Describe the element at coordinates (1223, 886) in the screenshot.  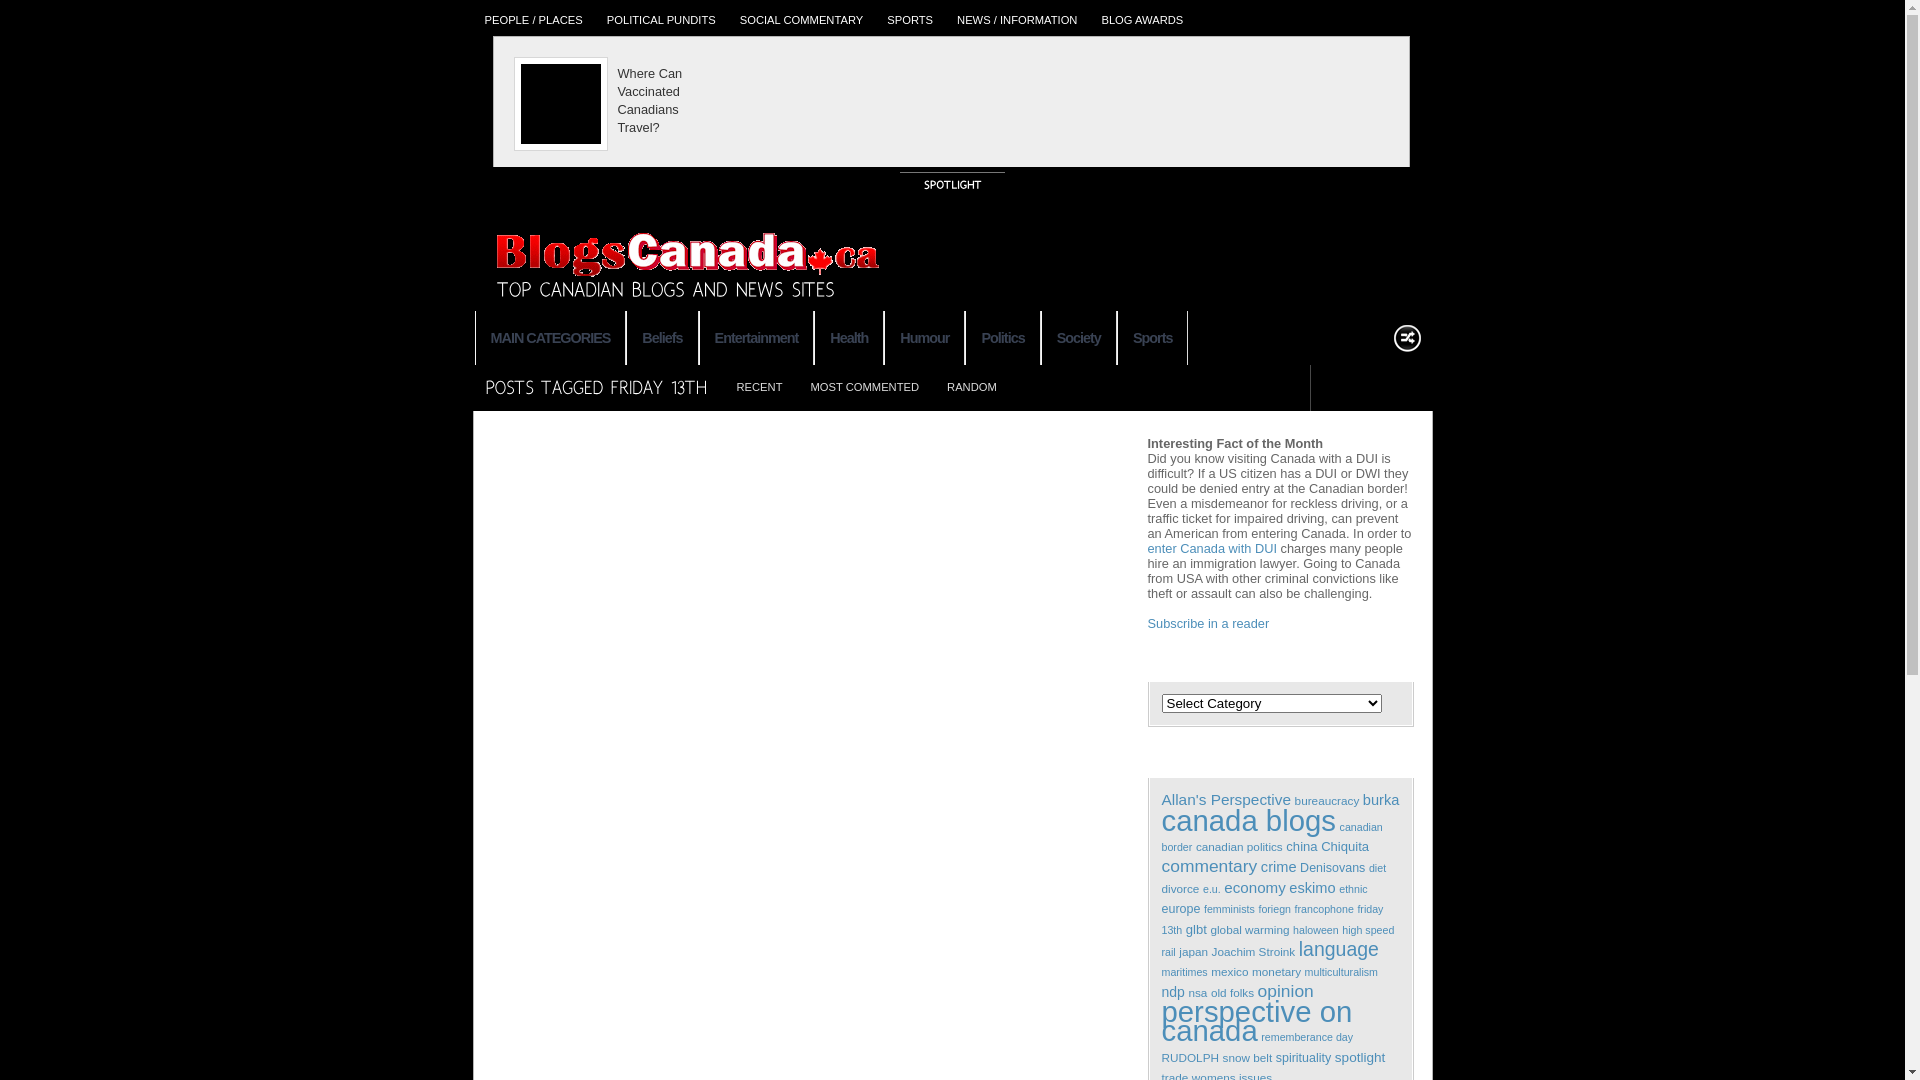
I see `'economy'` at that location.